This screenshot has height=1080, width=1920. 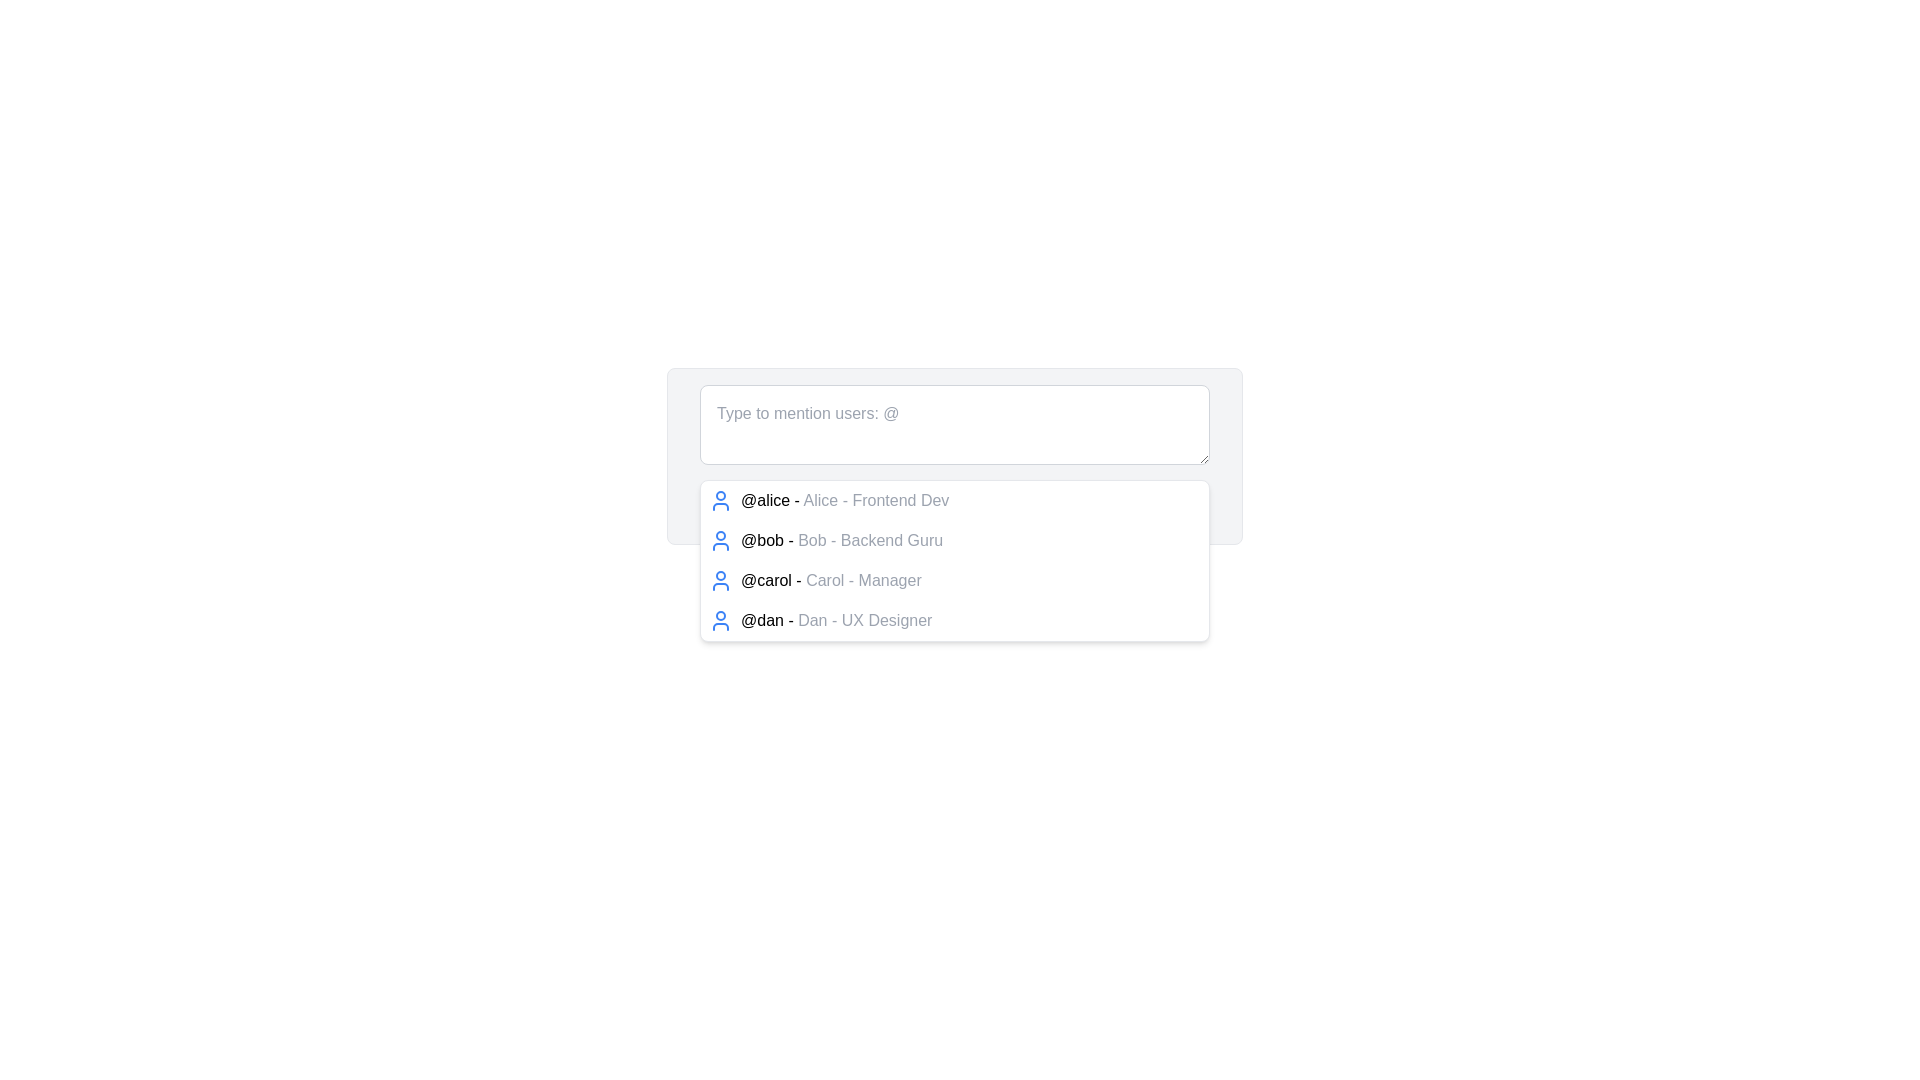 What do you see at coordinates (720, 500) in the screenshot?
I see `the user icon represented by a blue stroke outline of a person, which is located to the left of the label '@alice - Alice - Frontend Dev'` at bounding box center [720, 500].